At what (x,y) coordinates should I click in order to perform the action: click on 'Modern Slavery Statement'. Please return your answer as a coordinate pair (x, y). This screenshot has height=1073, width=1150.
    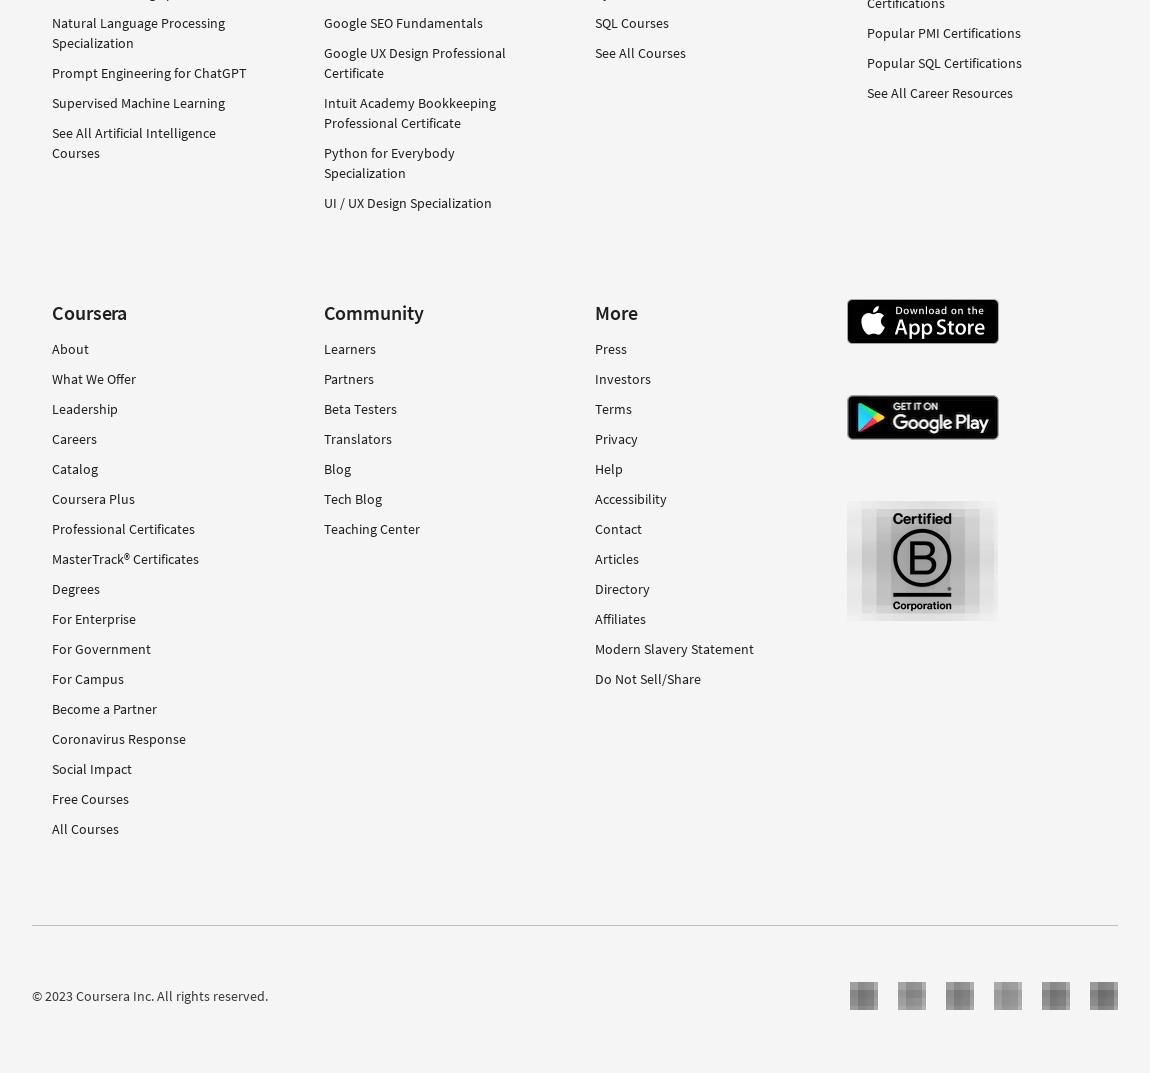
    Looking at the image, I should click on (594, 646).